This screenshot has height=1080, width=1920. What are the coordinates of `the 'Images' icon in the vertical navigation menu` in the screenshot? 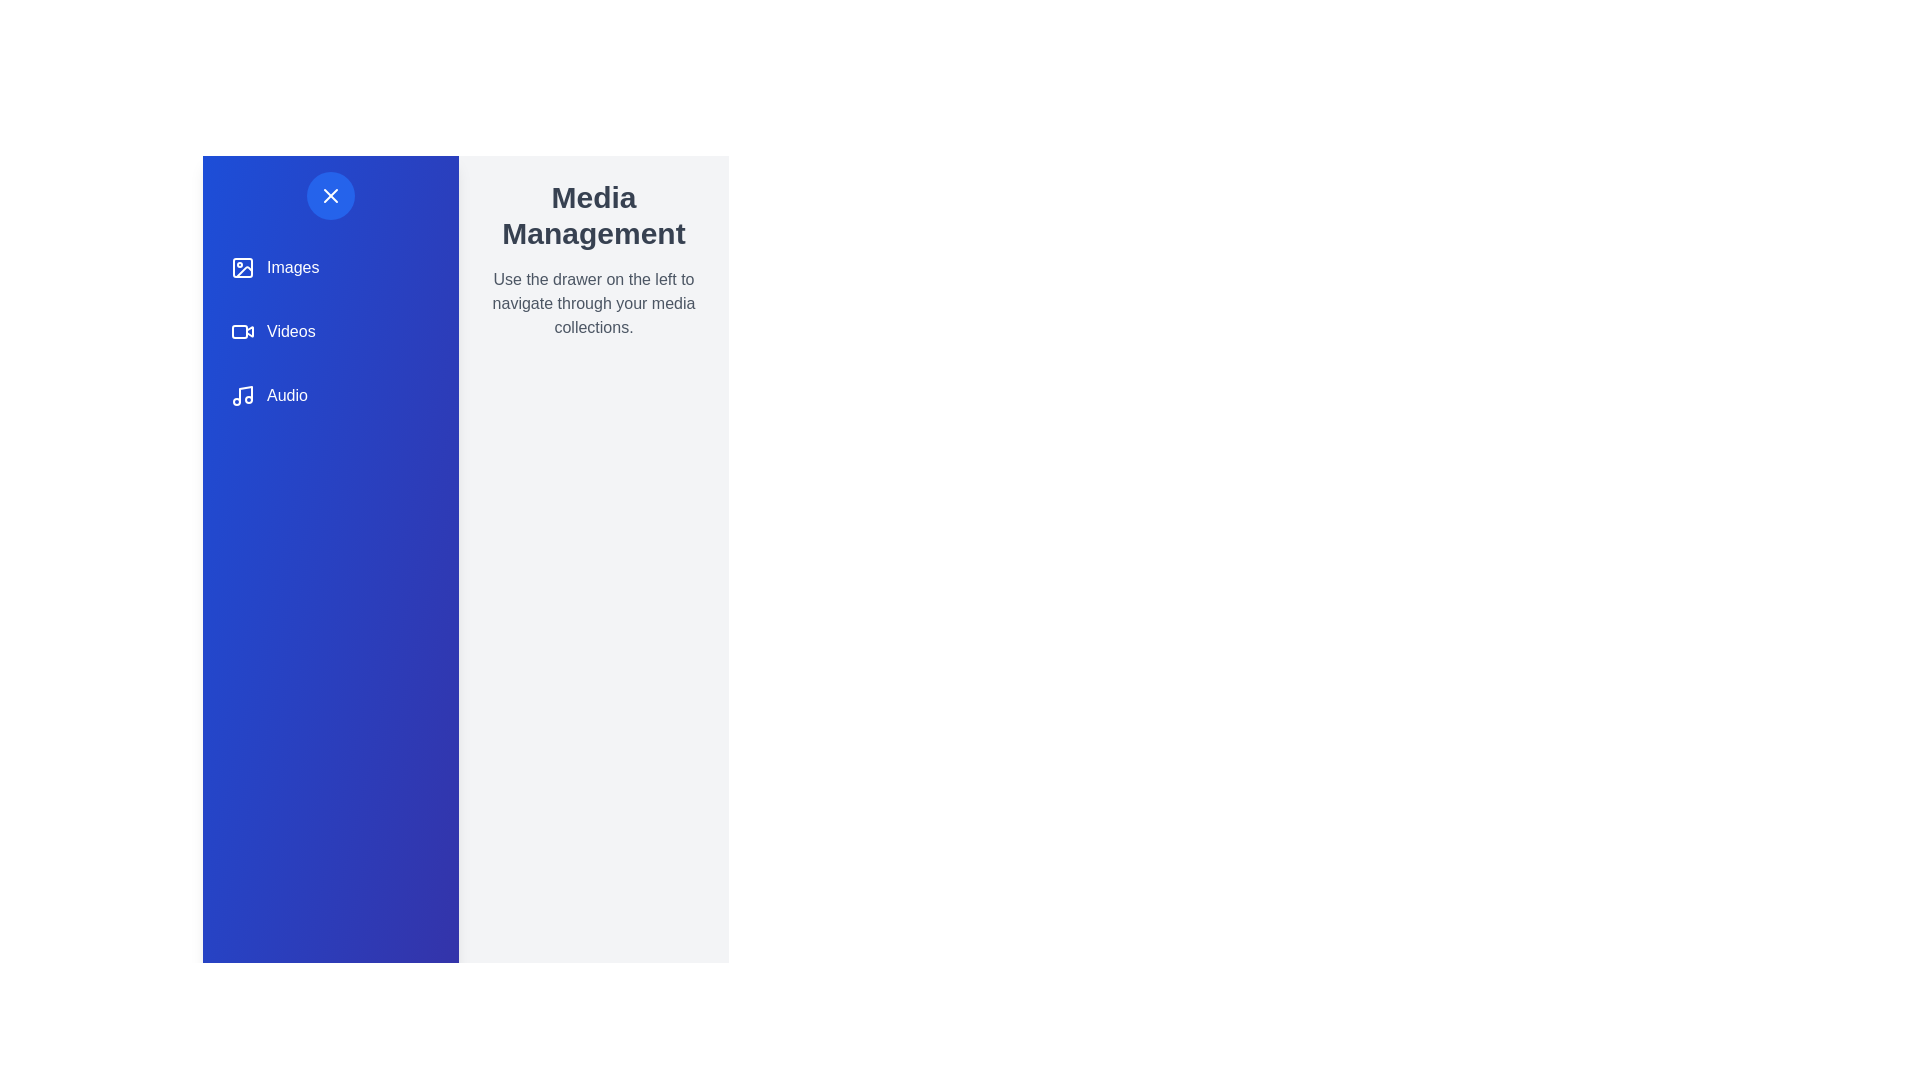 It's located at (242, 266).